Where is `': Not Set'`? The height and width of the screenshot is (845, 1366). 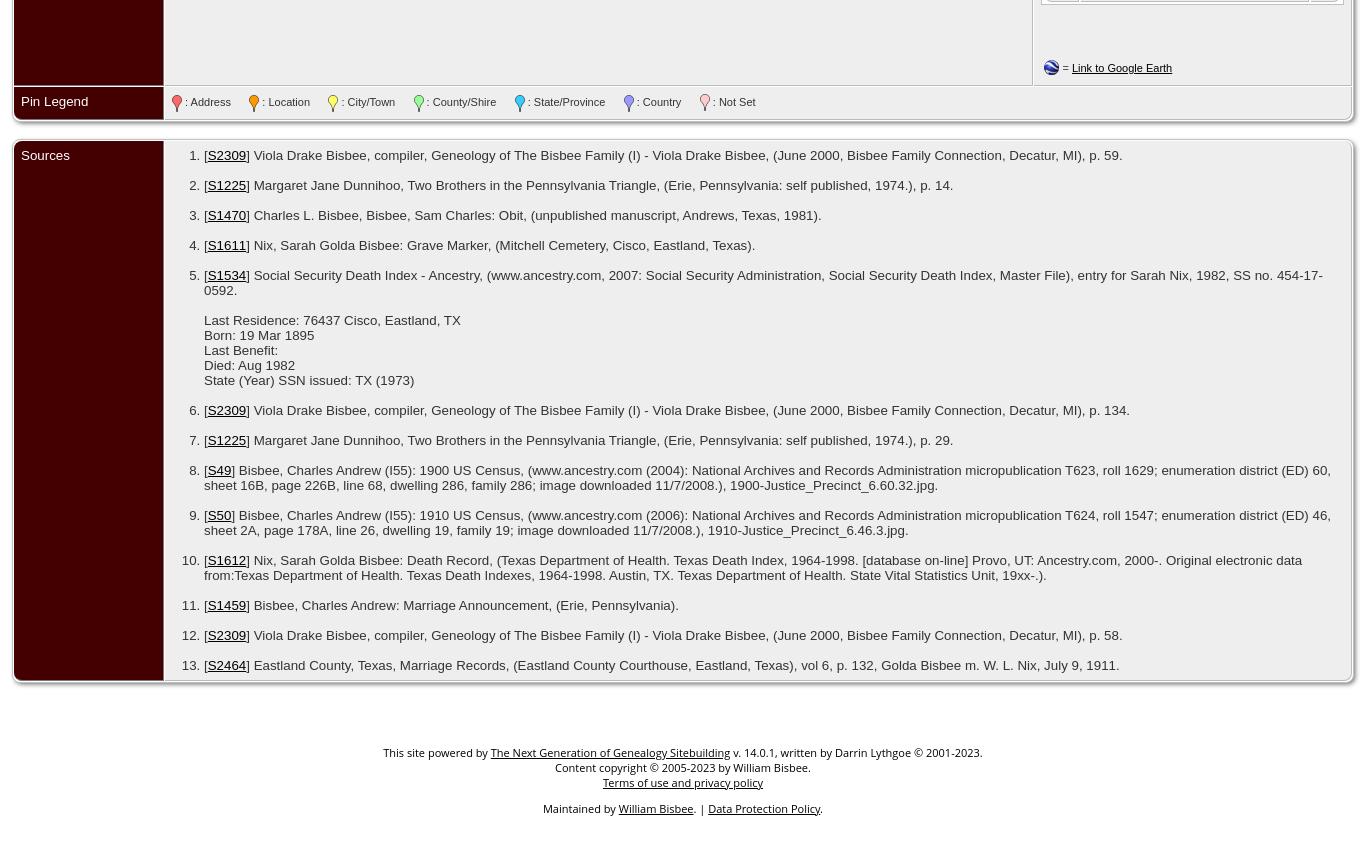 ': Not Set' is located at coordinates (732, 101).